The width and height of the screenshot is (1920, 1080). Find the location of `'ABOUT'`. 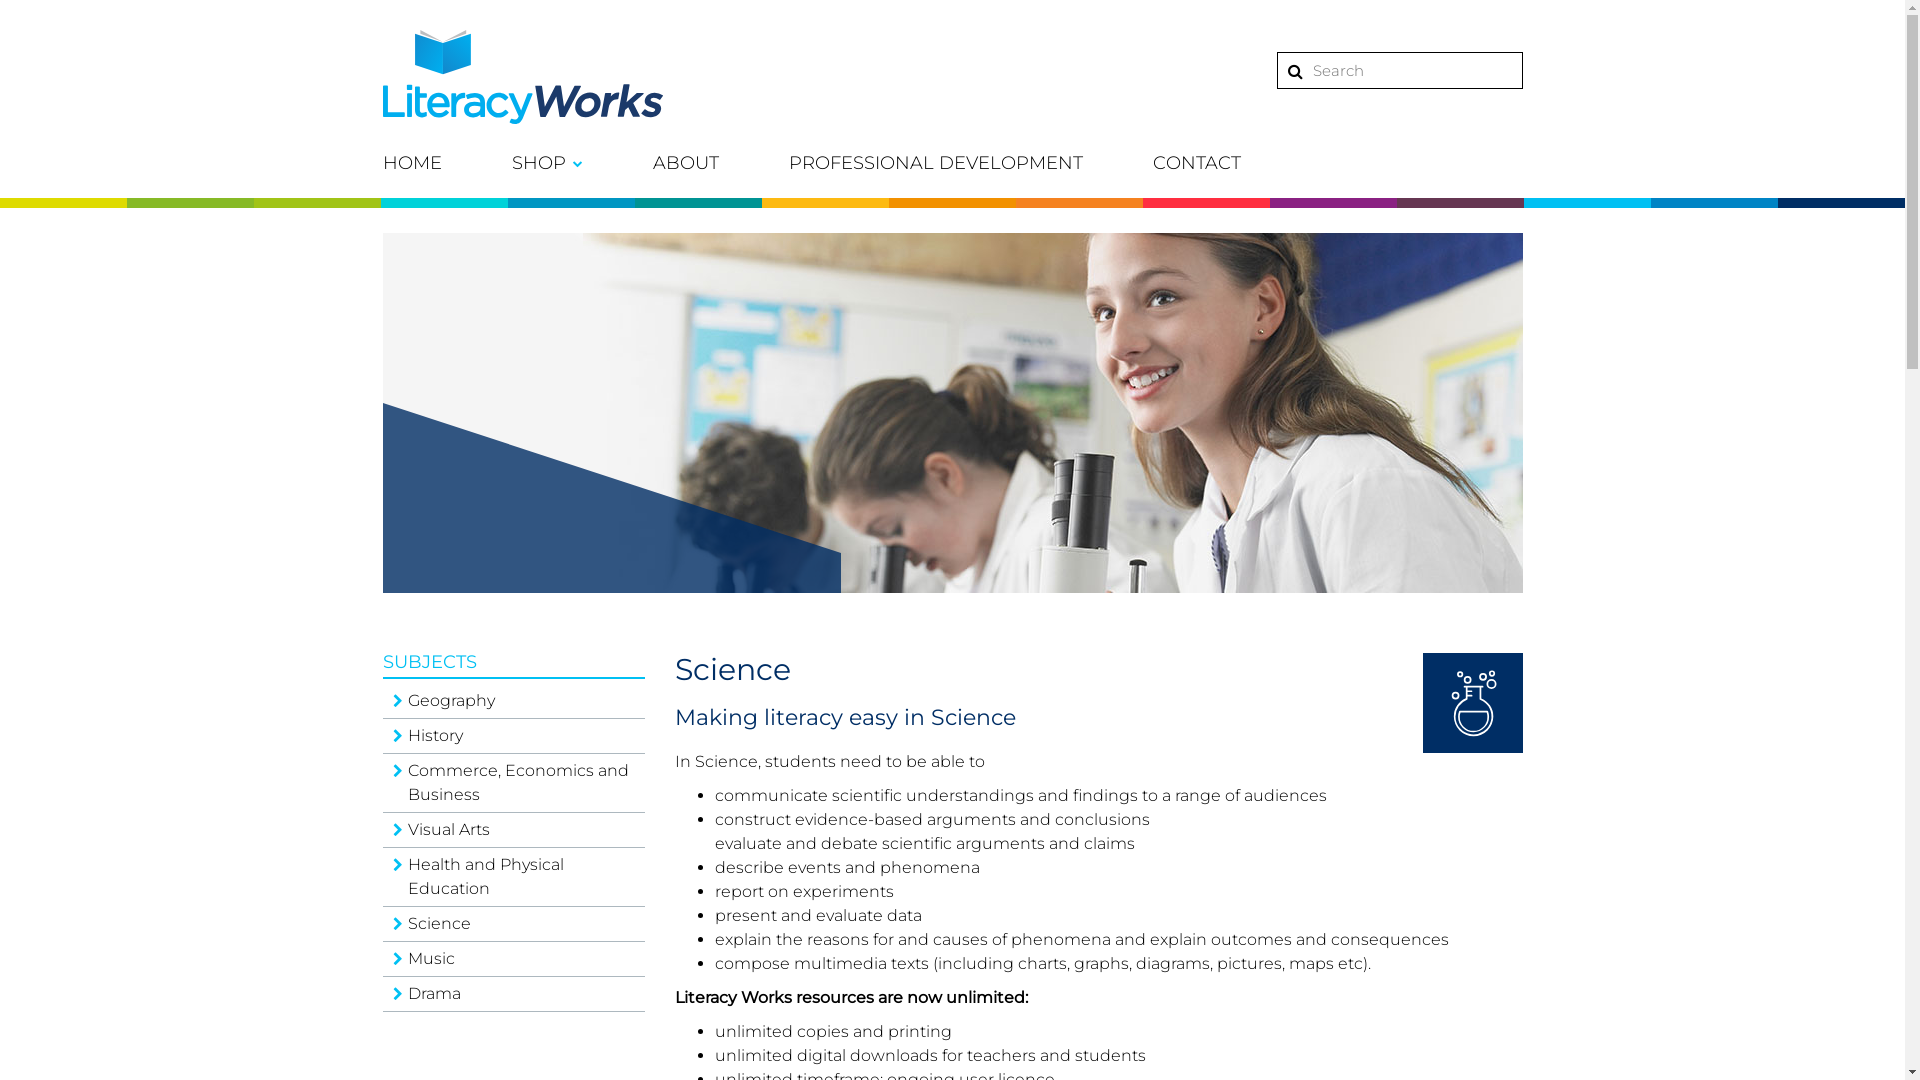

'ABOUT' is located at coordinates (685, 161).